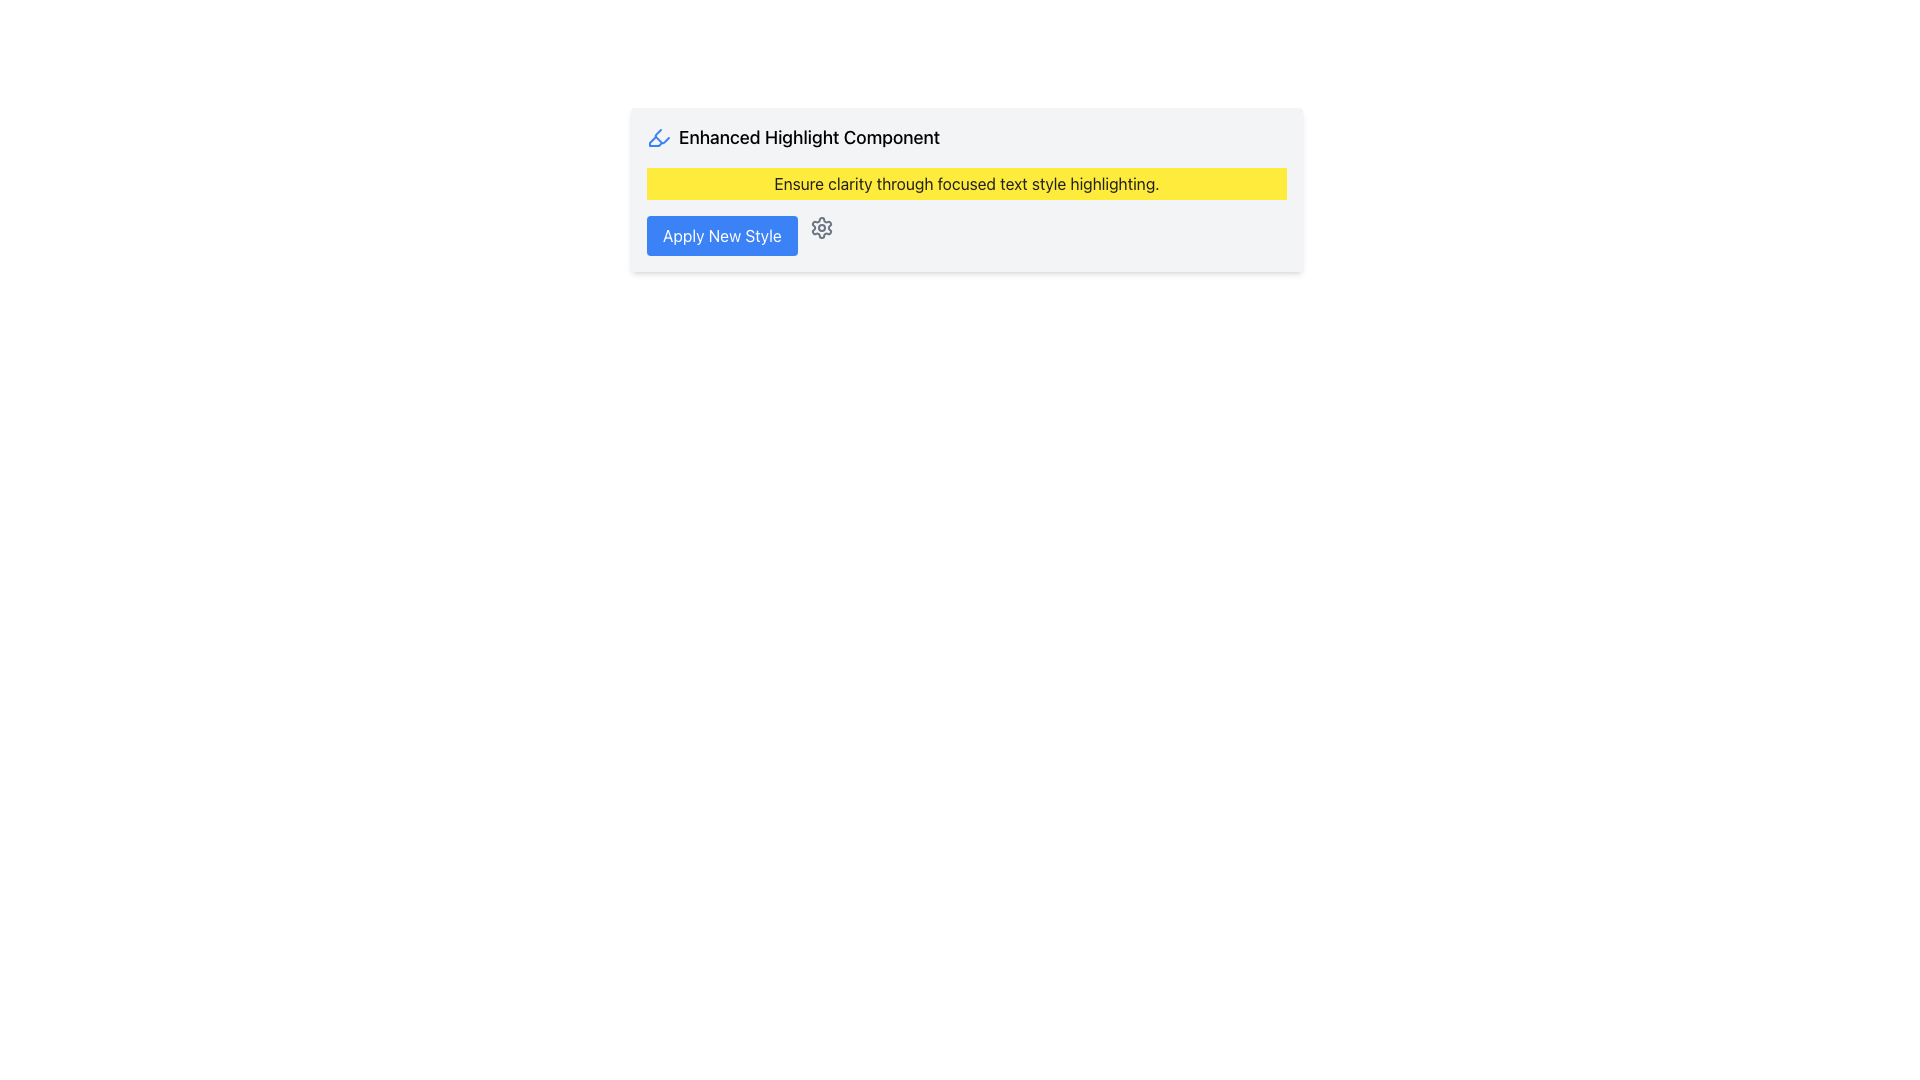  I want to click on the settings icon located on the rightmost side of the upper area elements, so click(821, 226).